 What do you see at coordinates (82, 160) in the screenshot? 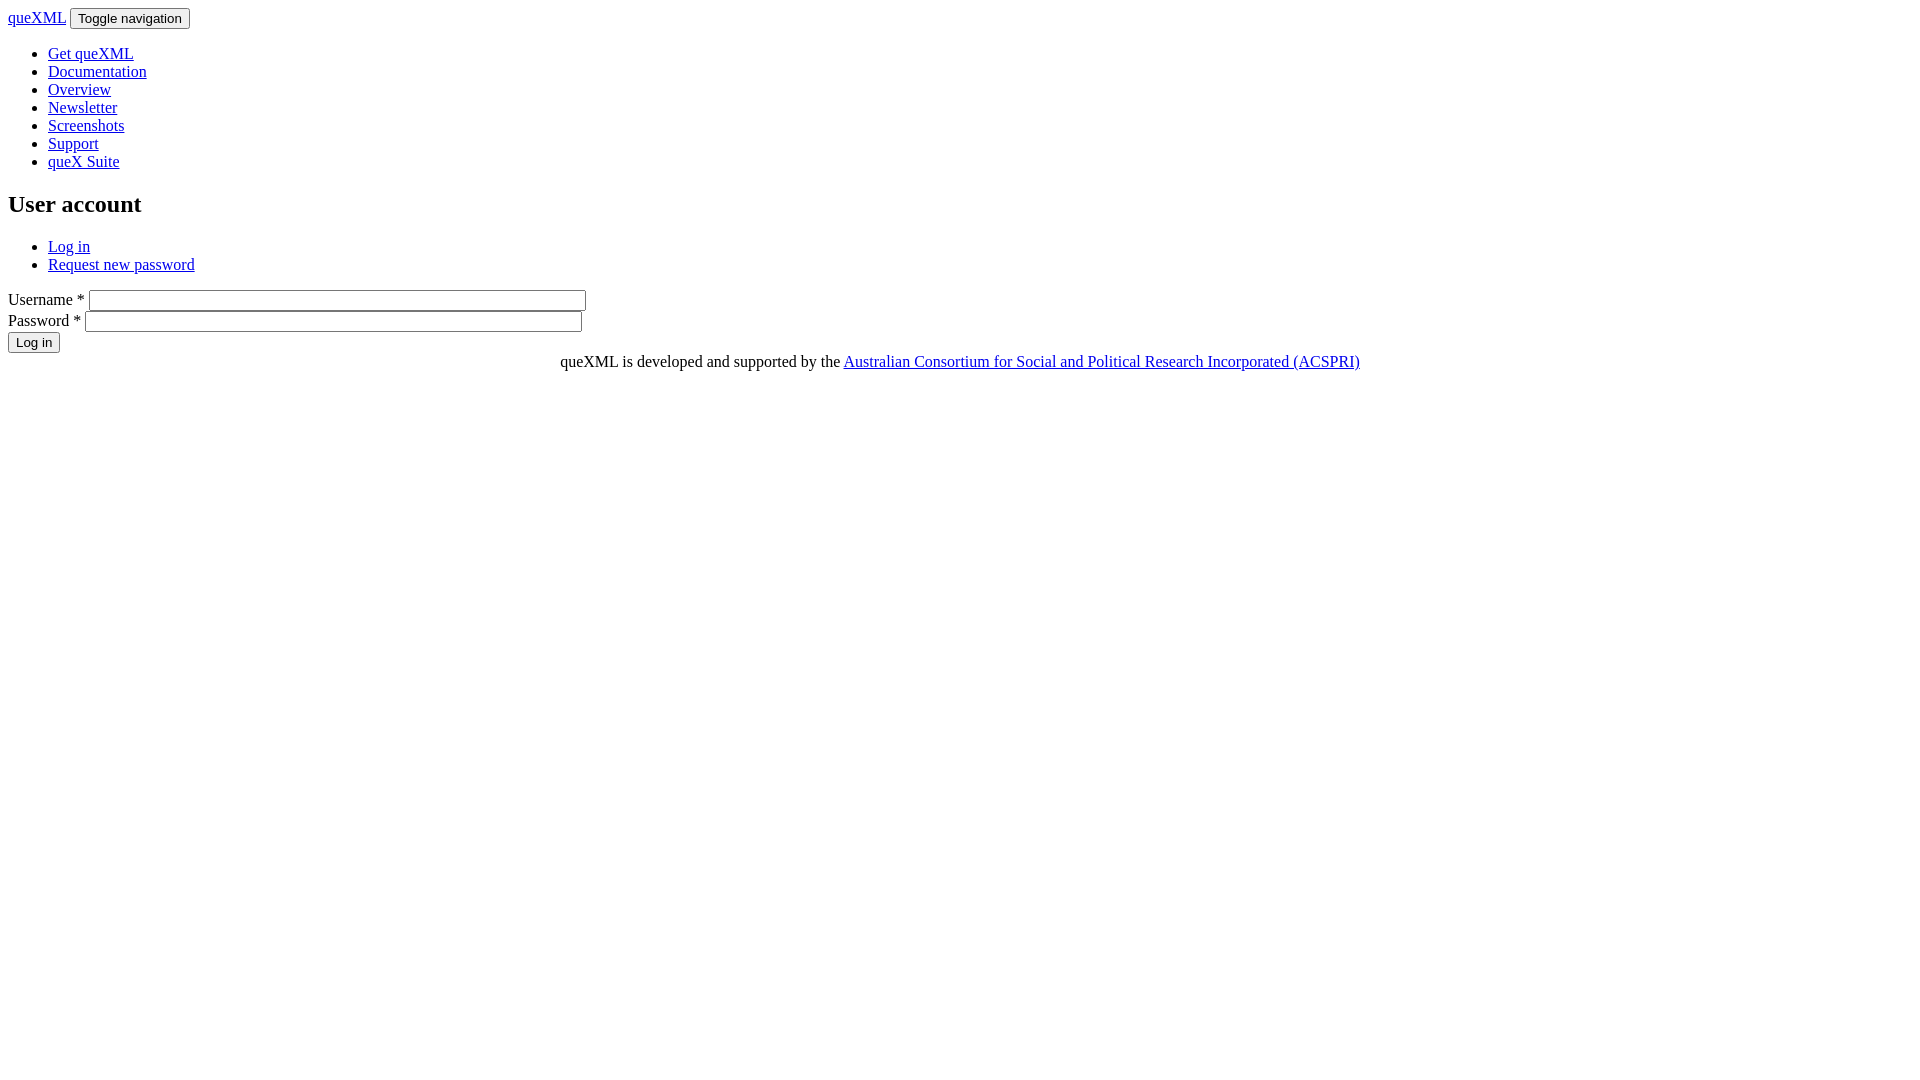
I see `'queX Suite'` at bounding box center [82, 160].